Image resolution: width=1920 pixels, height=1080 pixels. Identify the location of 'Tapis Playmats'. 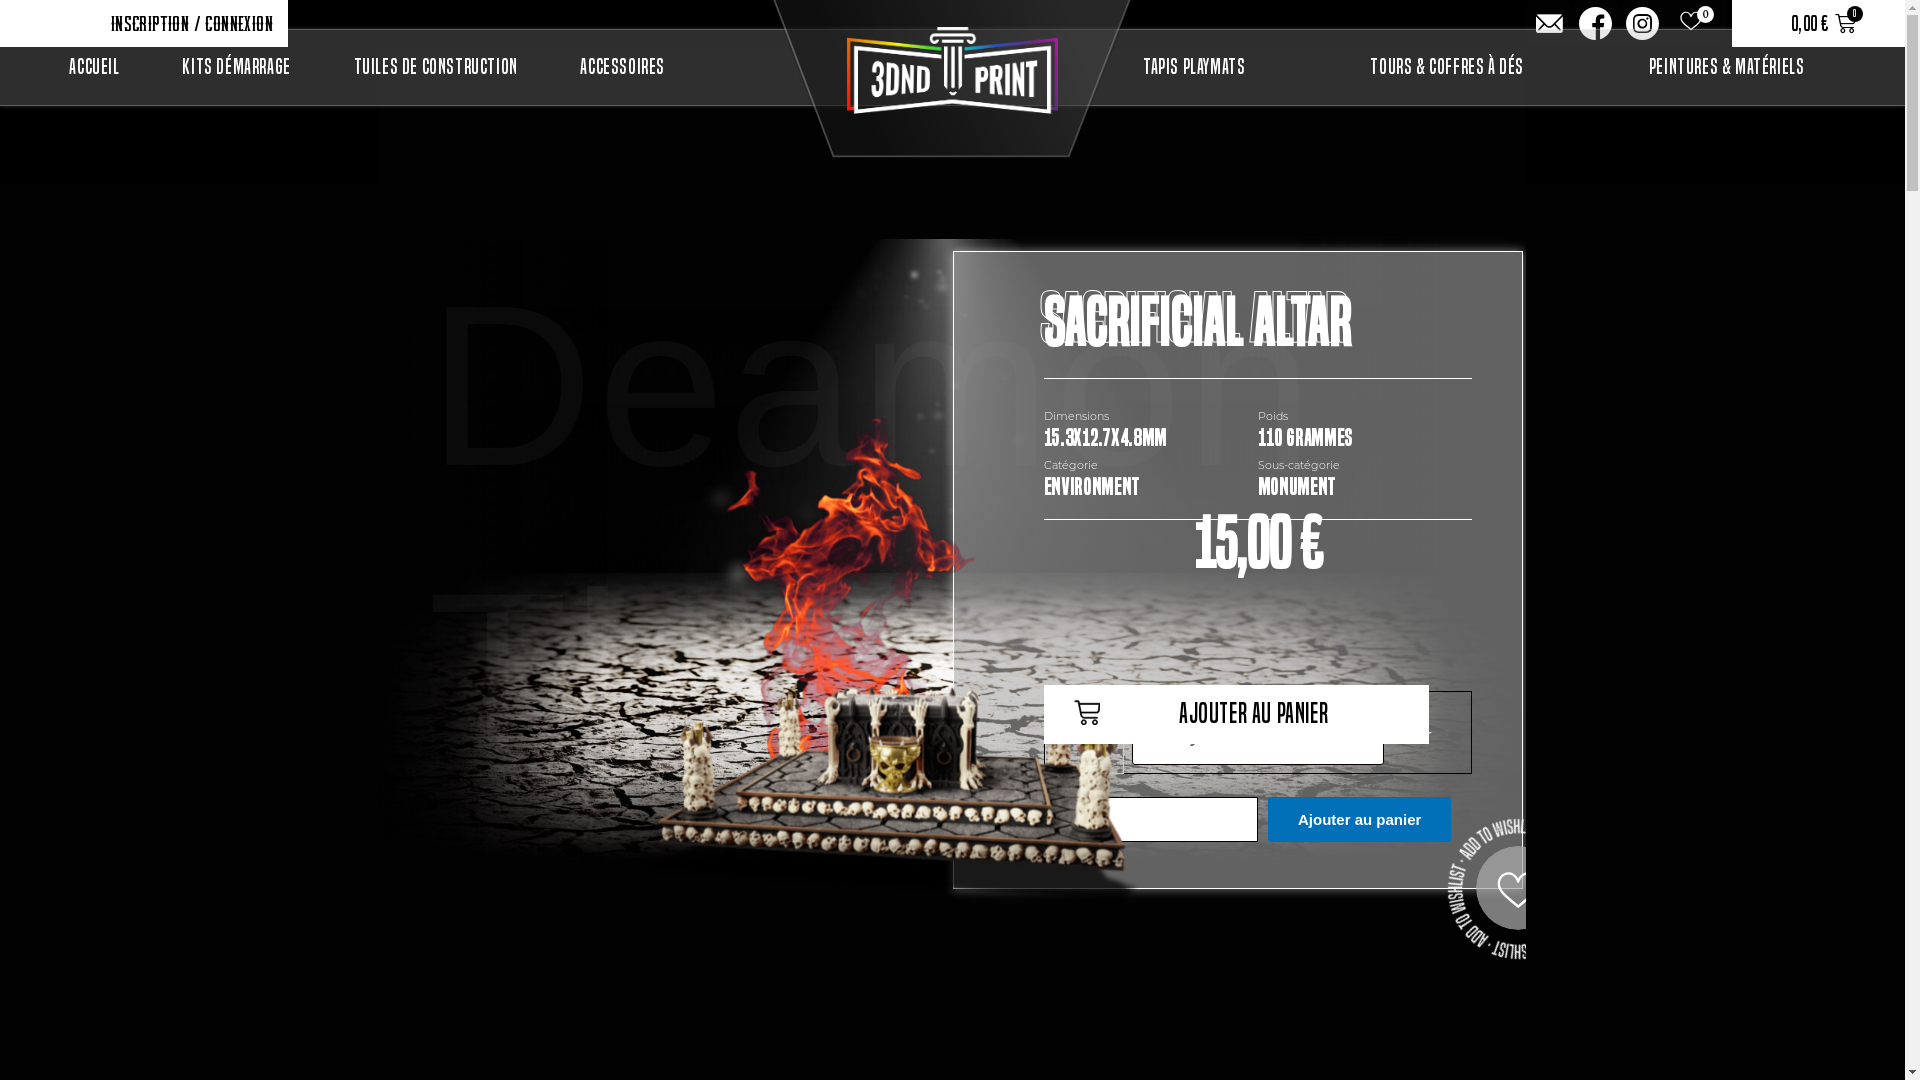
(1194, 65).